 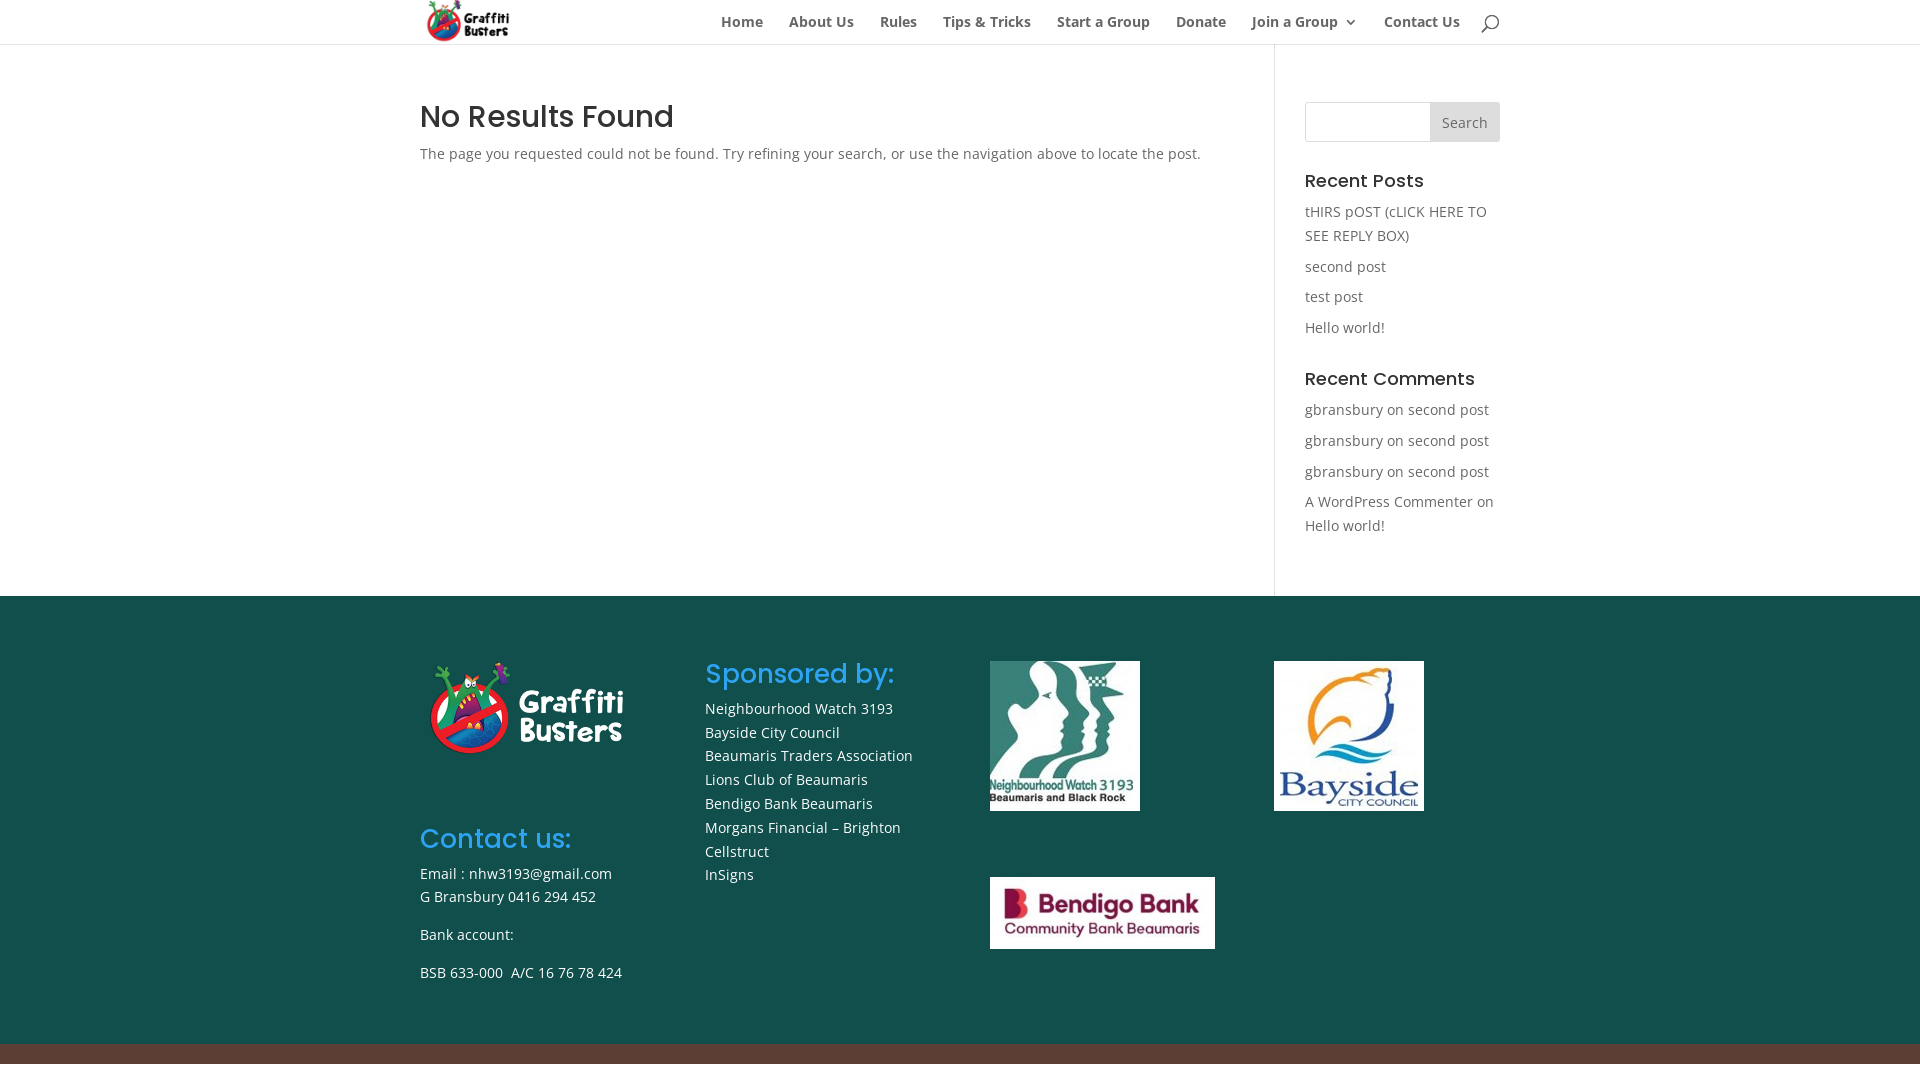 I want to click on 'Home', so click(x=741, y=29).